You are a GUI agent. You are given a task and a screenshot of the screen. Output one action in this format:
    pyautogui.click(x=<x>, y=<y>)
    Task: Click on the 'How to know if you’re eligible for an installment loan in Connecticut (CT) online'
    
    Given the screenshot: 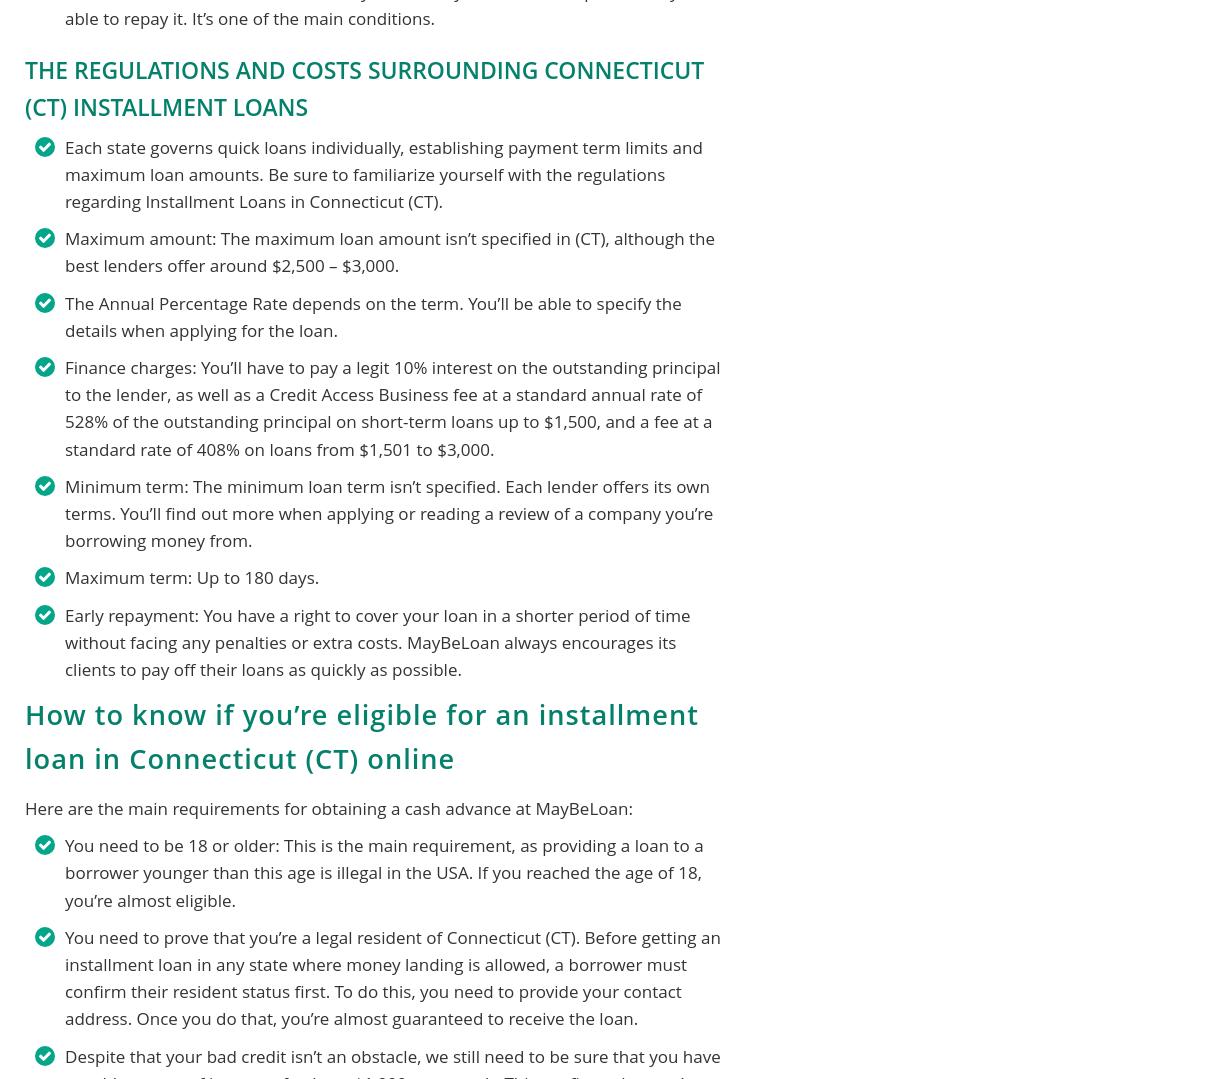 What is the action you would take?
    pyautogui.click(x=360, y=734)
    